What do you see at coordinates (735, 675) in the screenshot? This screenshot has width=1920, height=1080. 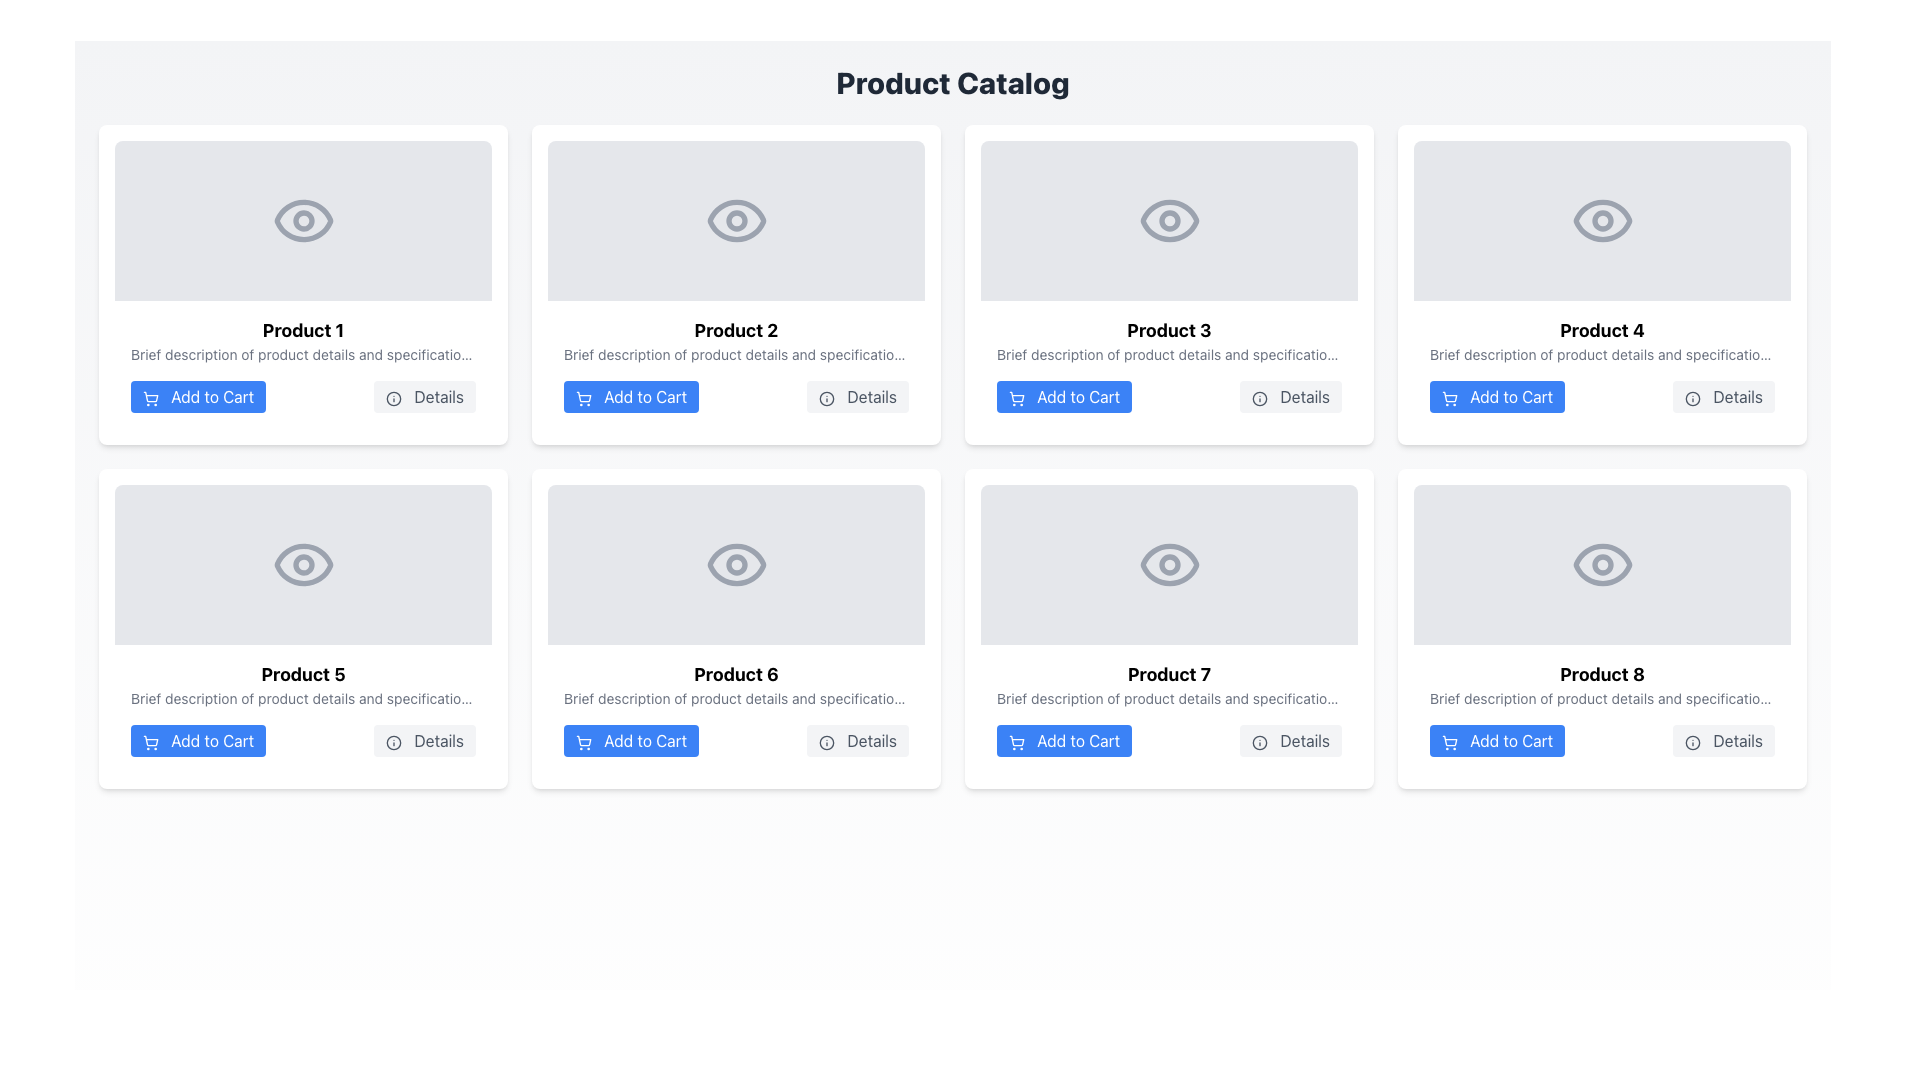 I see `the 'Product 6' text label, which serves as the title for the product on the product card, positioned at the upper center area above the description and buttons` at bounding box center [735, 675].